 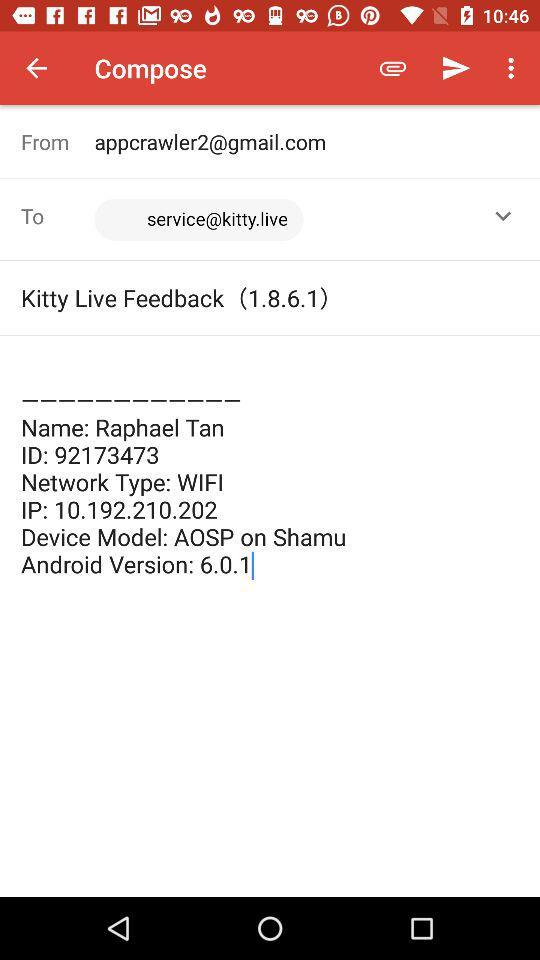 What do you see at coordinates (502, 216) in the screenshot?
I see `item next to the <service@kitty.live>,  icon` at bounding box center [502, 216].